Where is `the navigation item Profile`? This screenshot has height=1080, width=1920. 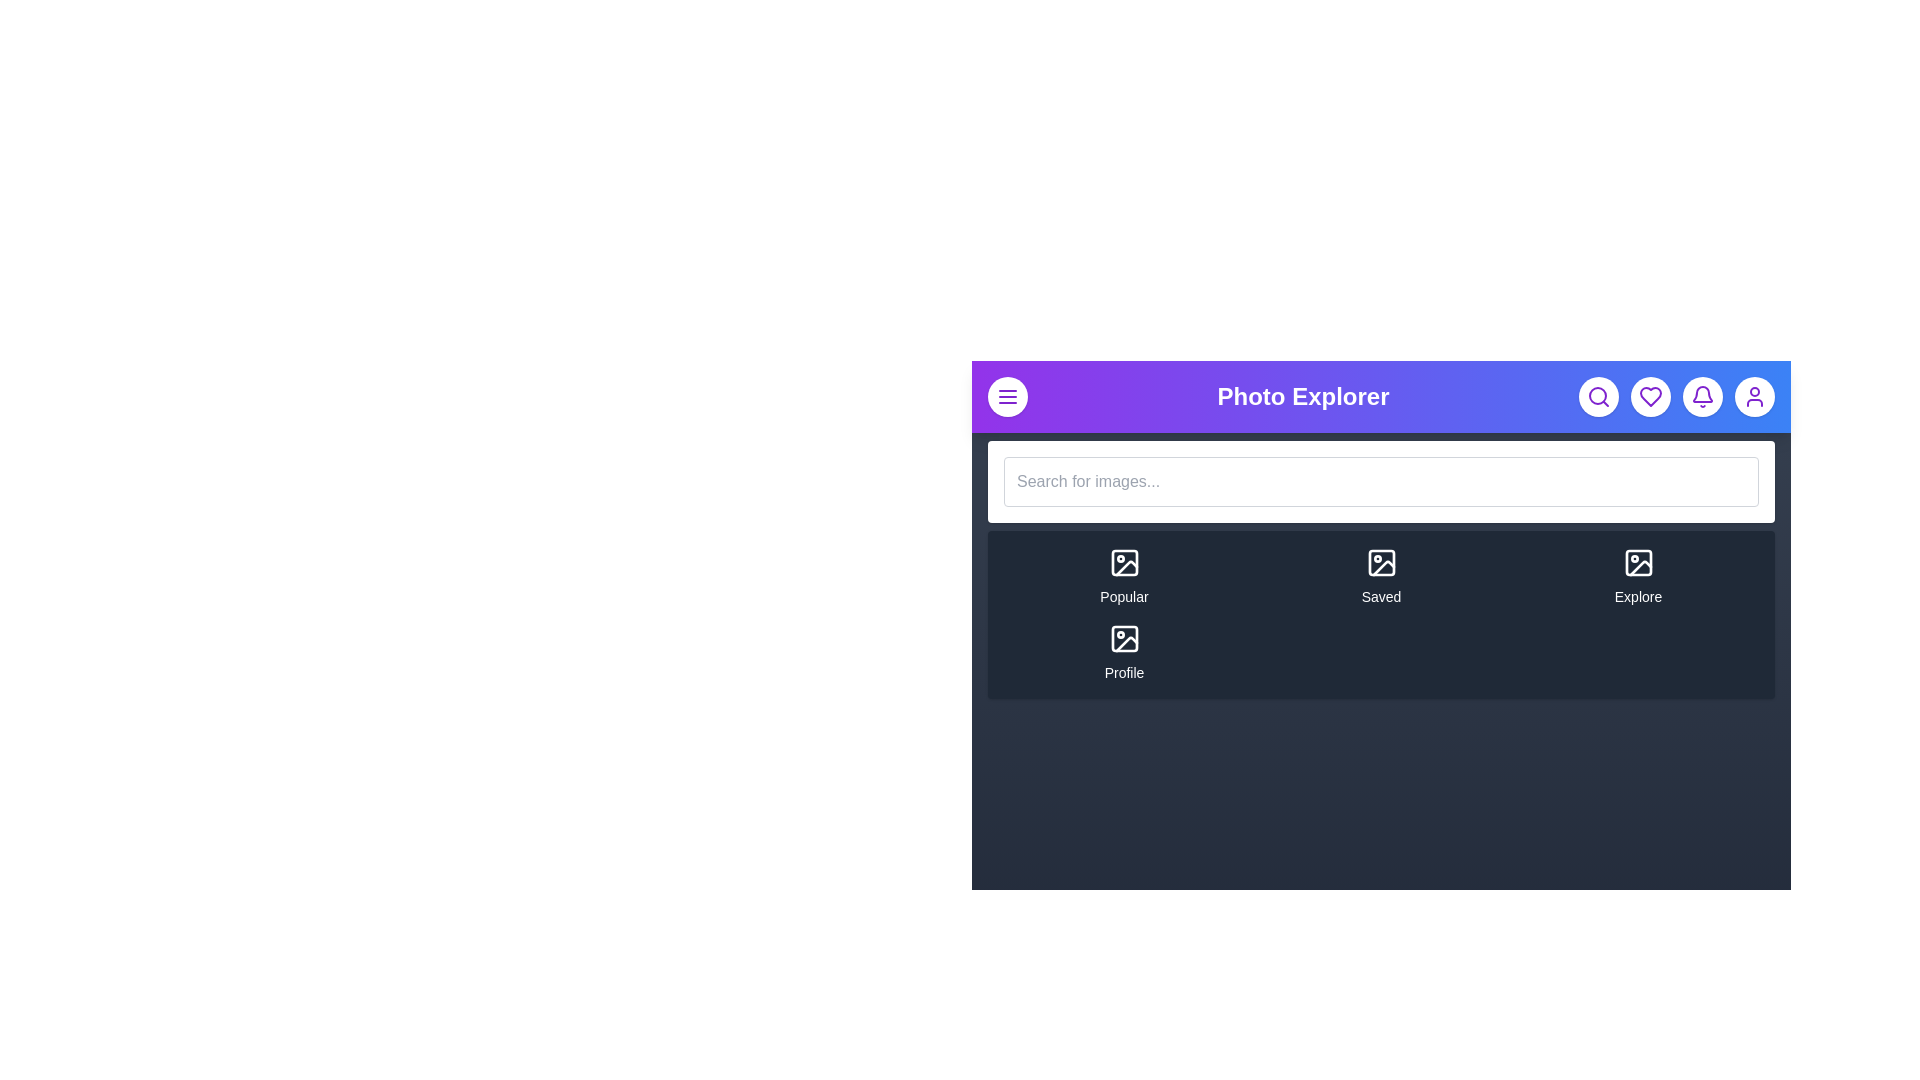
the navigation item Profile is located at coordinates (1124, 652).